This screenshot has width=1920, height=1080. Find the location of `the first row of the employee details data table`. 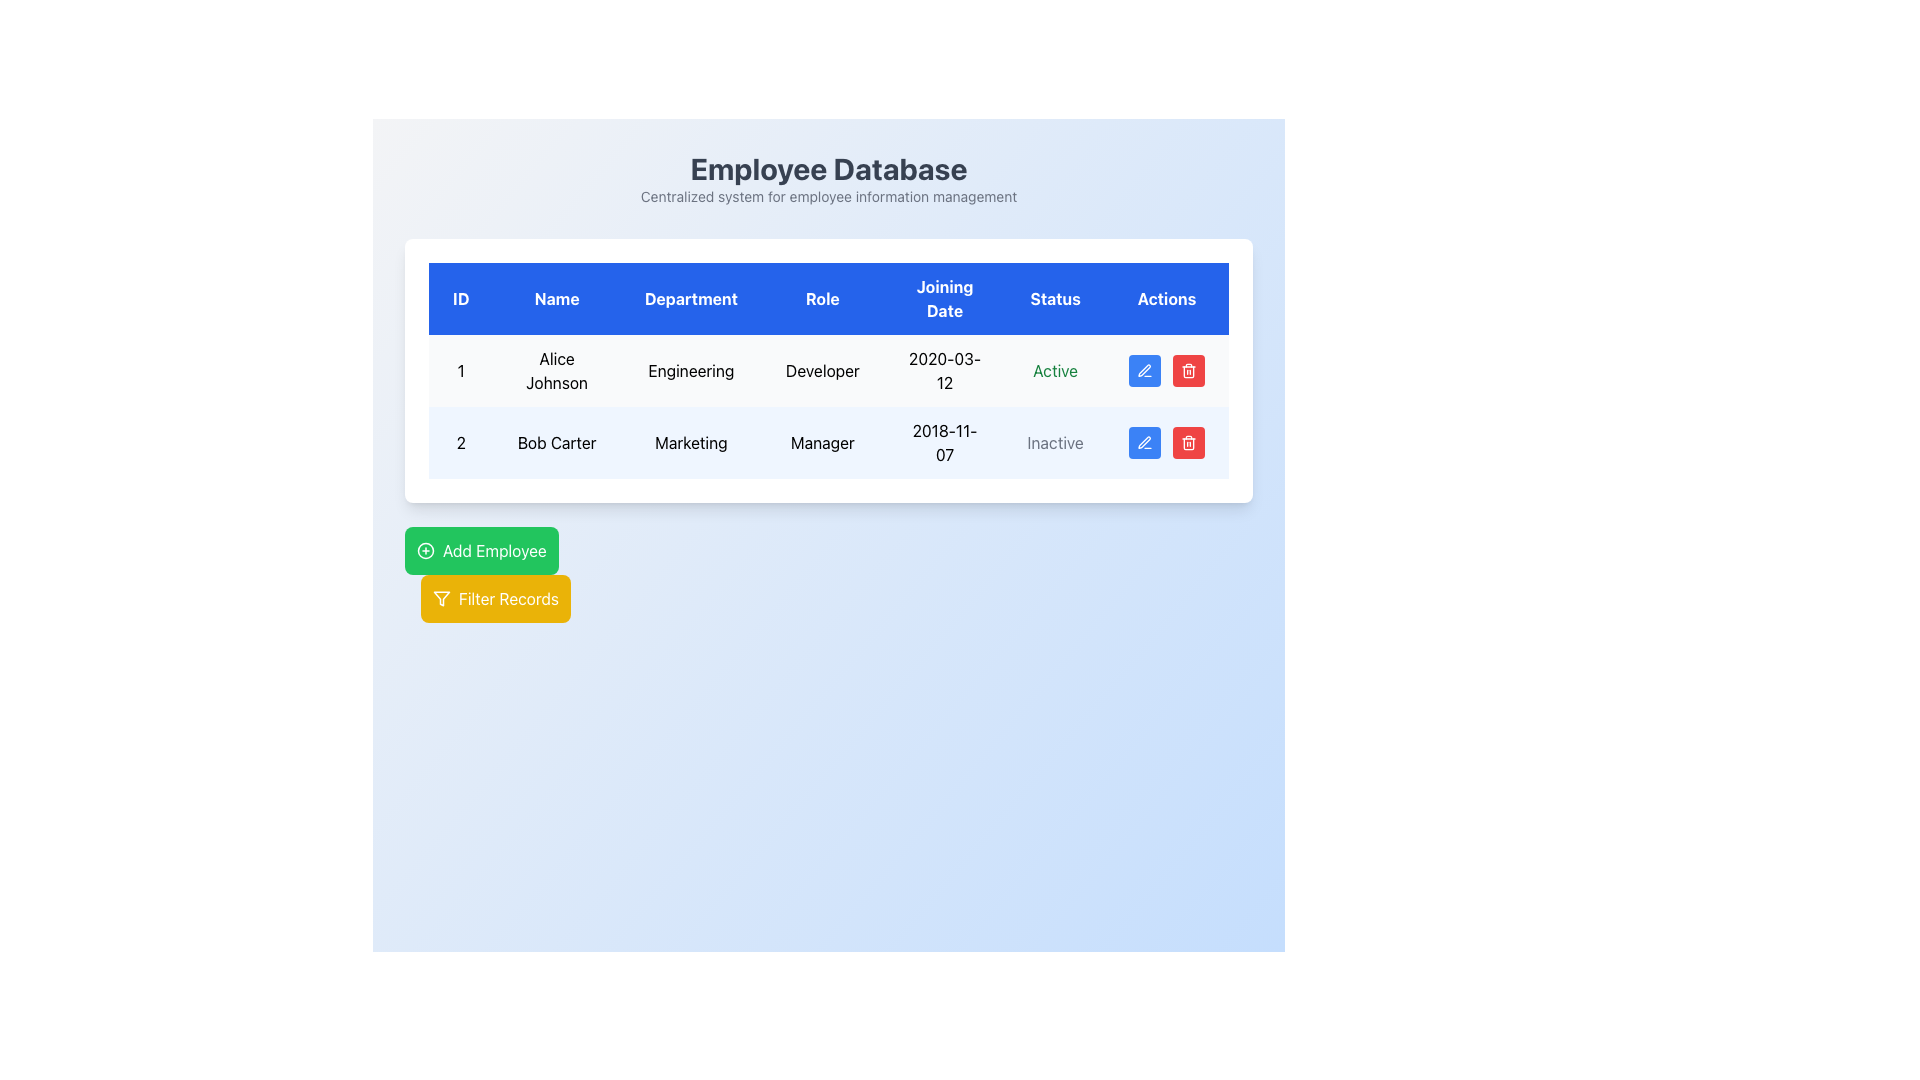

the first row of the employee details data table is located at coordinates (829, 370).